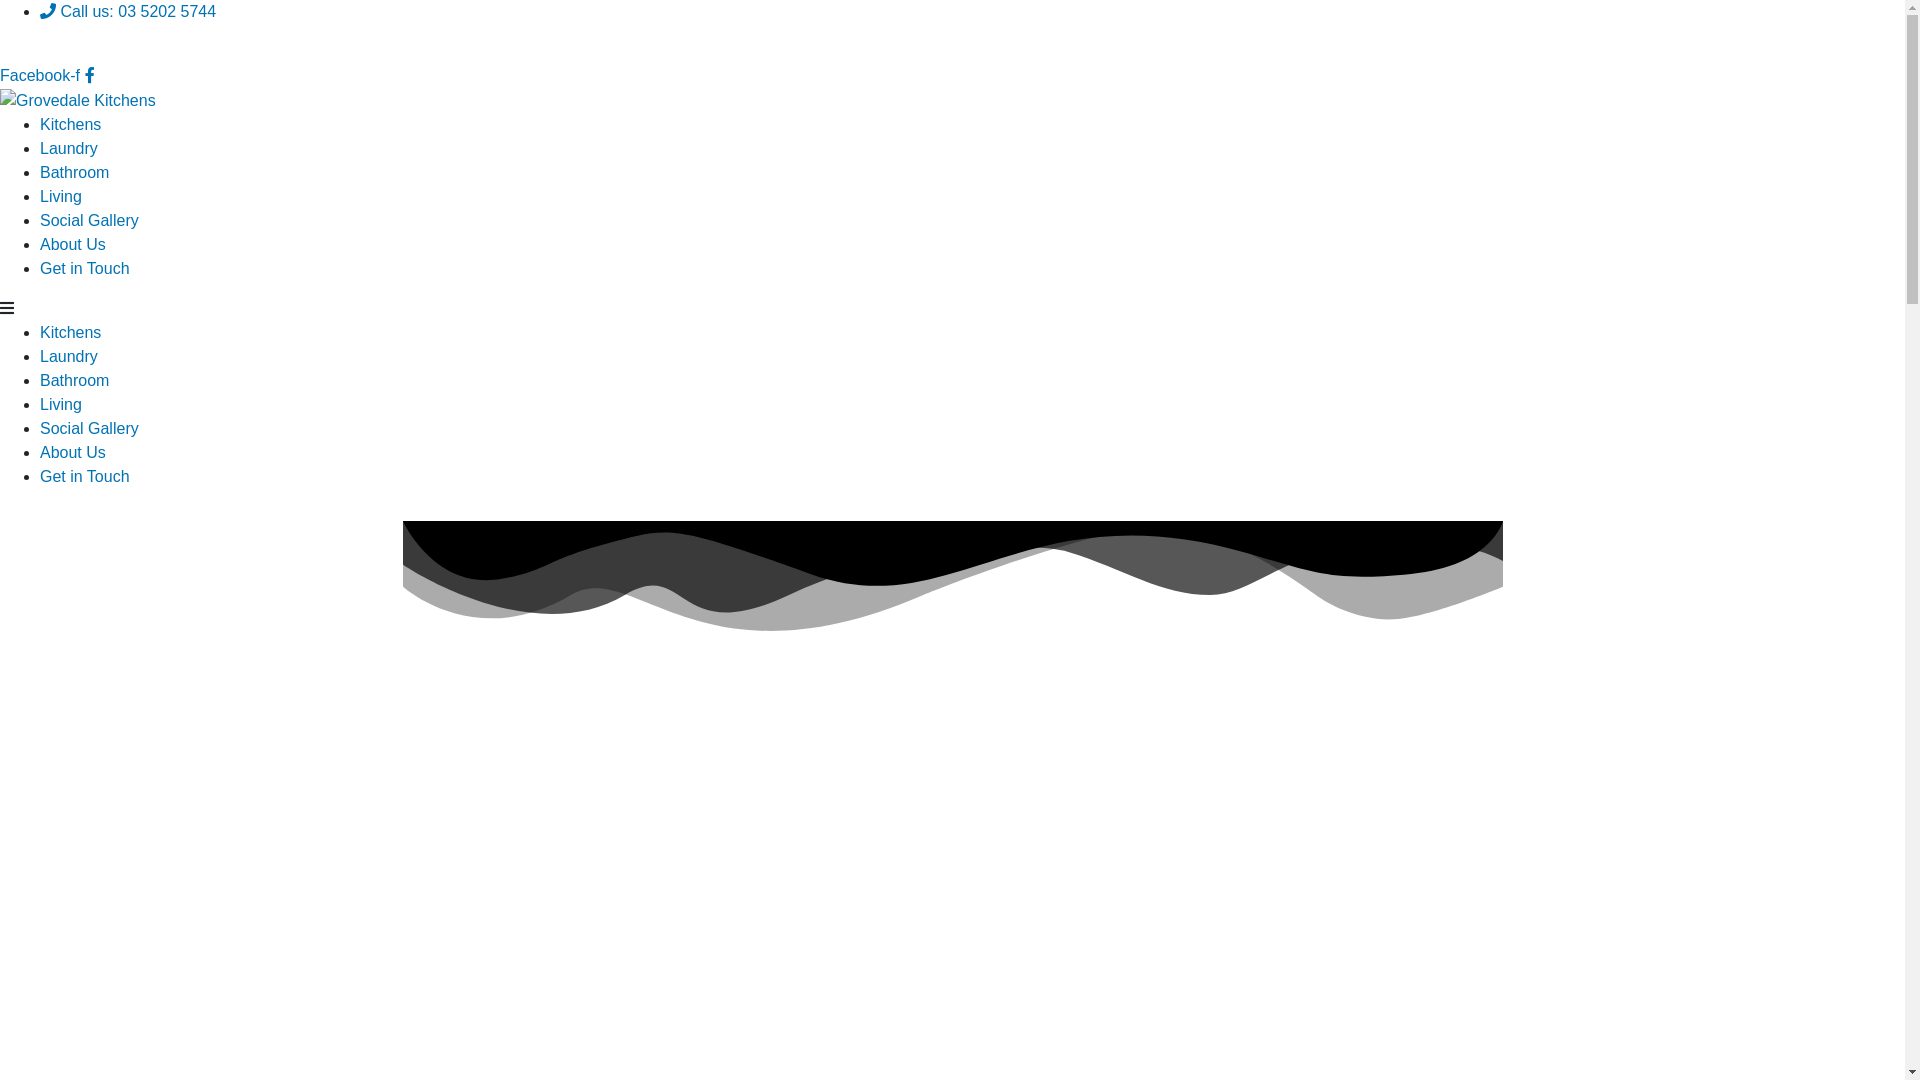  What do you see at coordinates (39, 147) in the screenshot?
I see `'Laundry'` at bounding box center [39, 147].